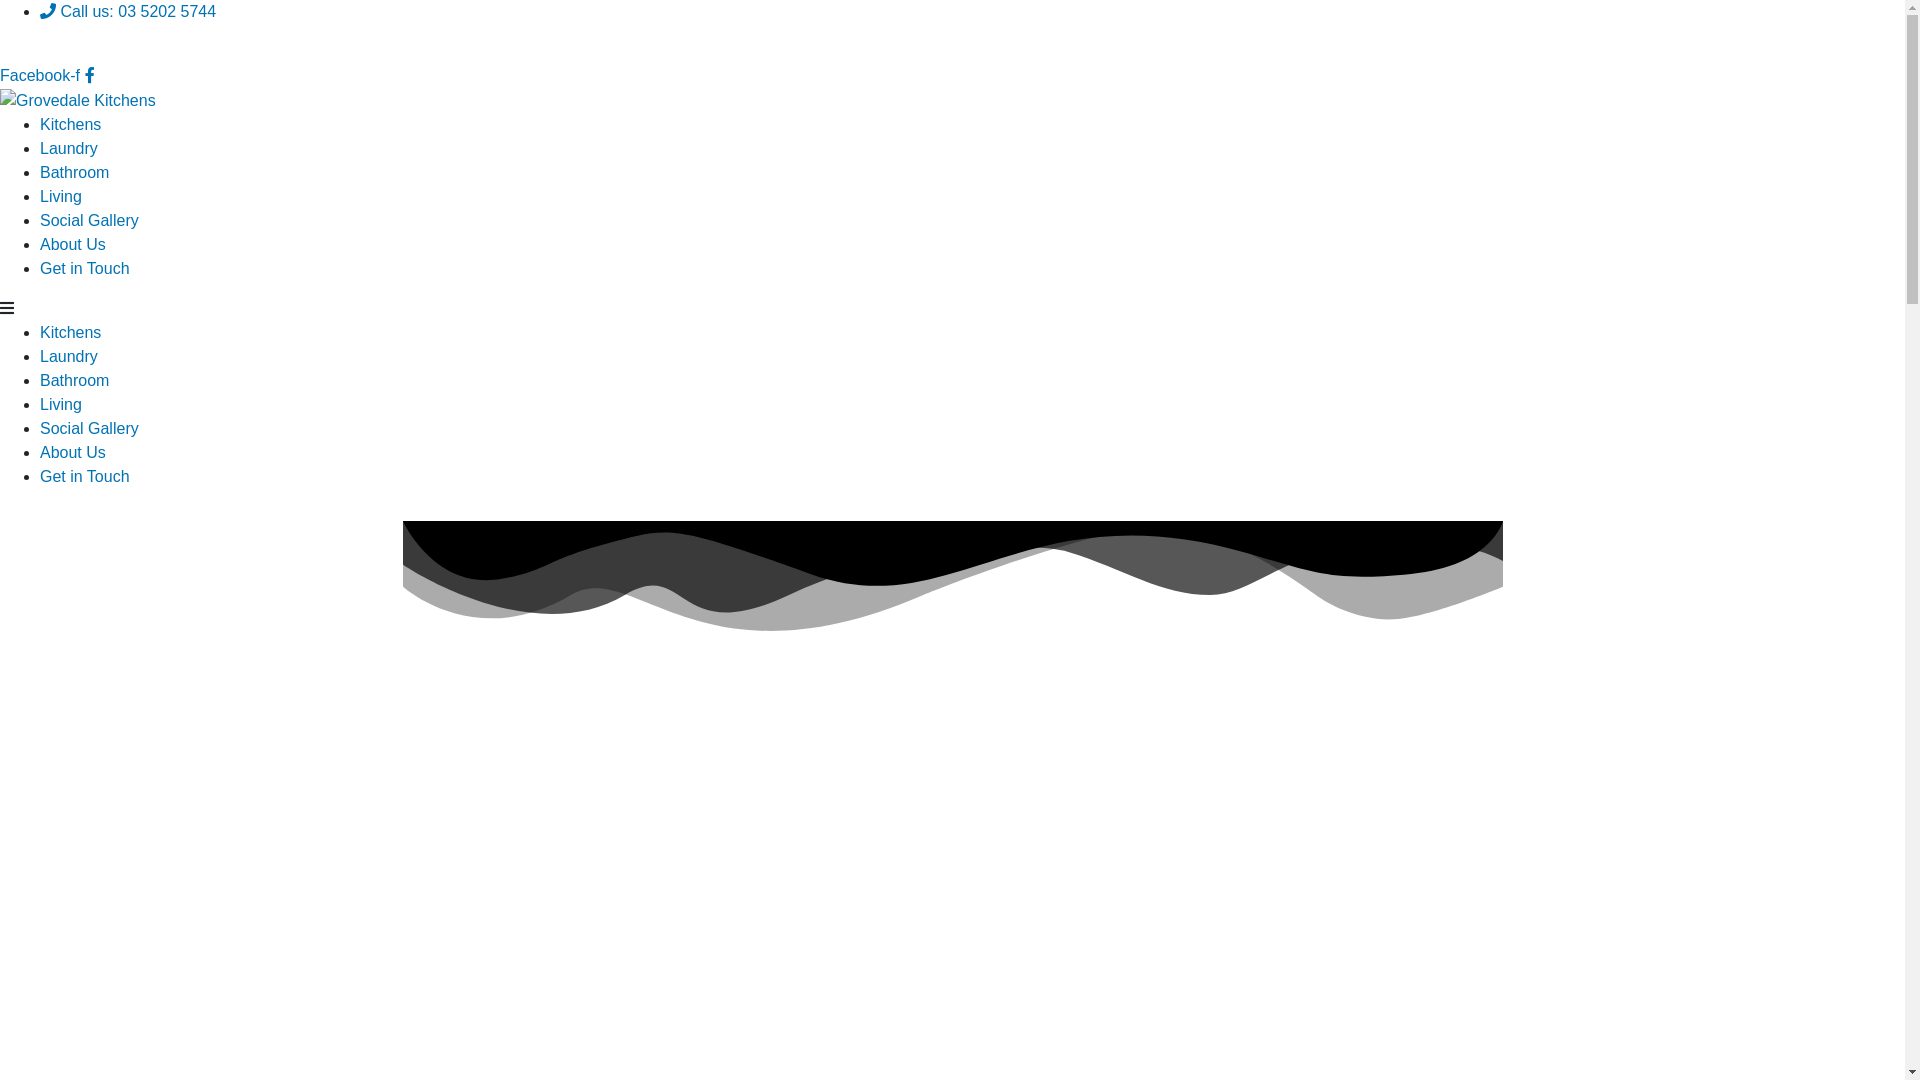  What do you see at coordinates (39, 147) in the screenshot?
I see `'Laundry'` at bounding box center [39, 147].